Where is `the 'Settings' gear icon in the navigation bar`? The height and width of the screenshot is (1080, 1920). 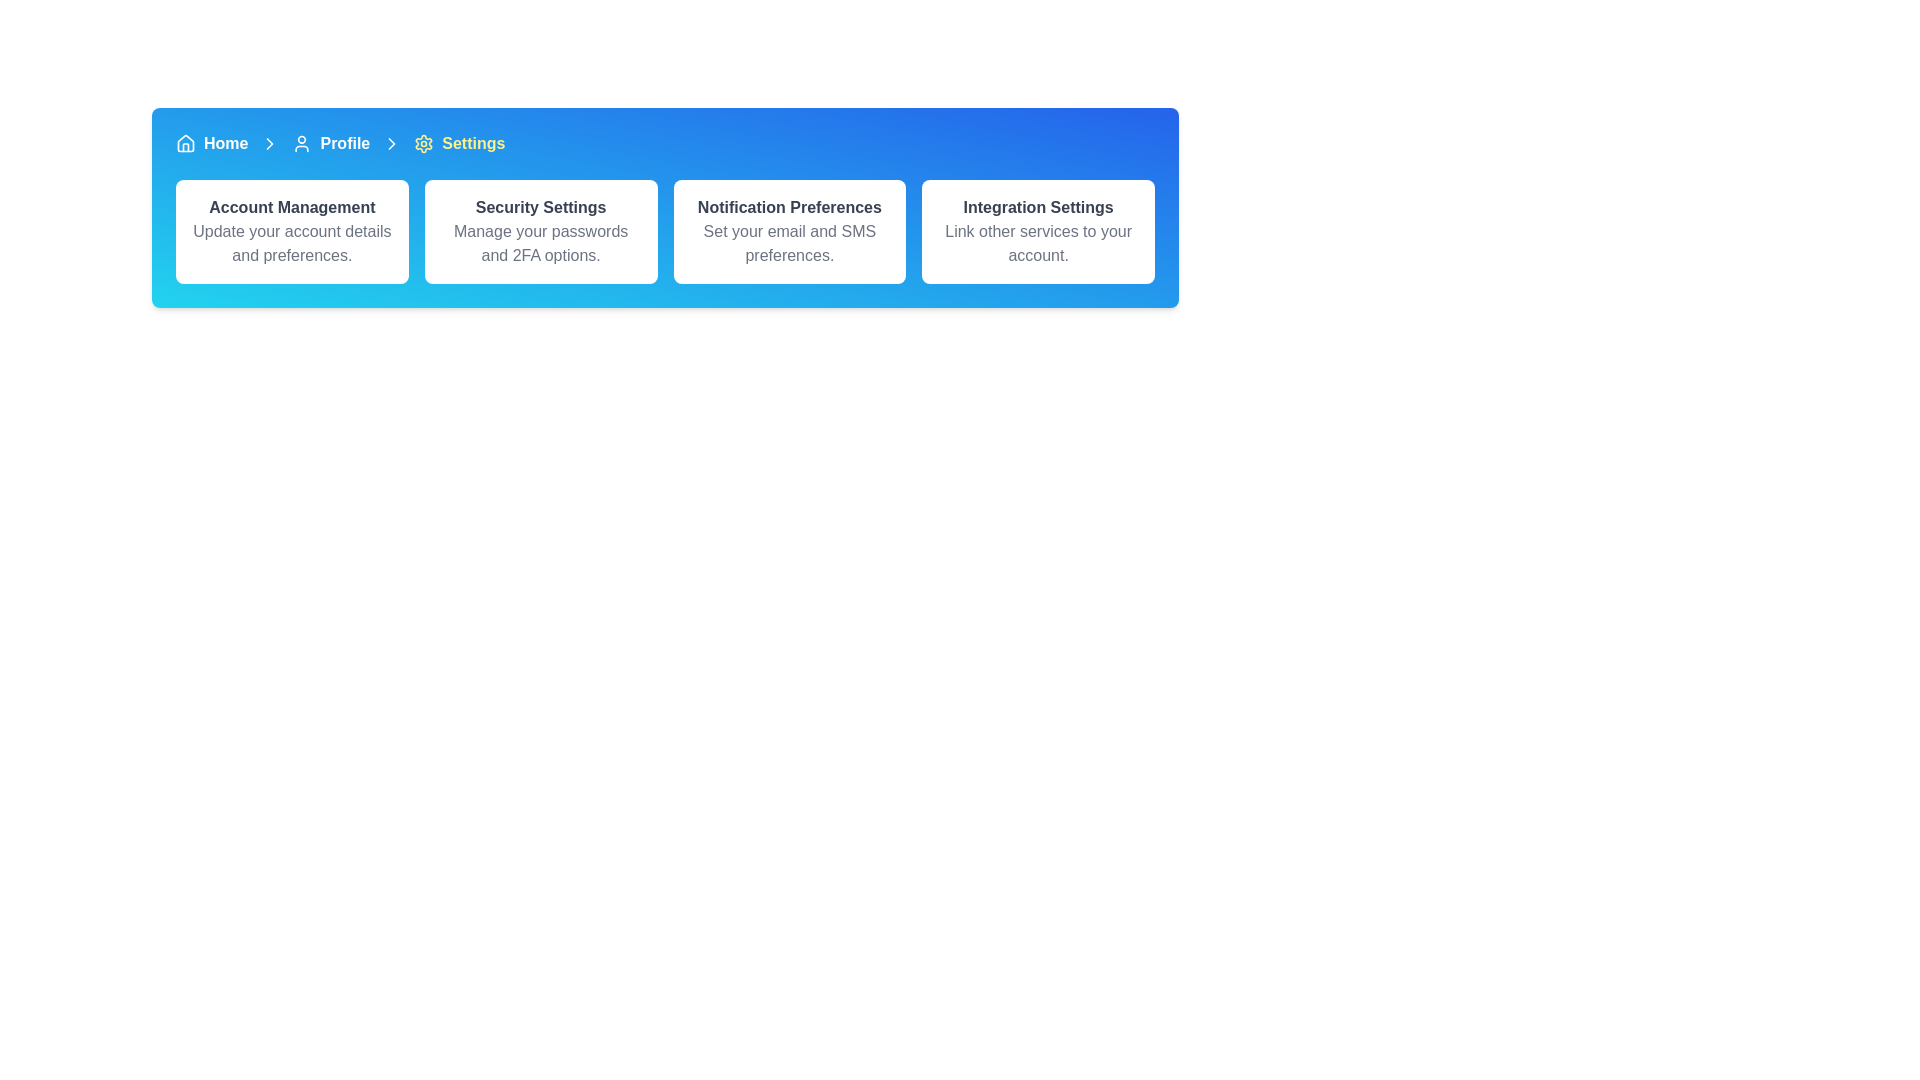 the 'Settings' gear icon in the navigation bar is located at coordinates (423, 142).